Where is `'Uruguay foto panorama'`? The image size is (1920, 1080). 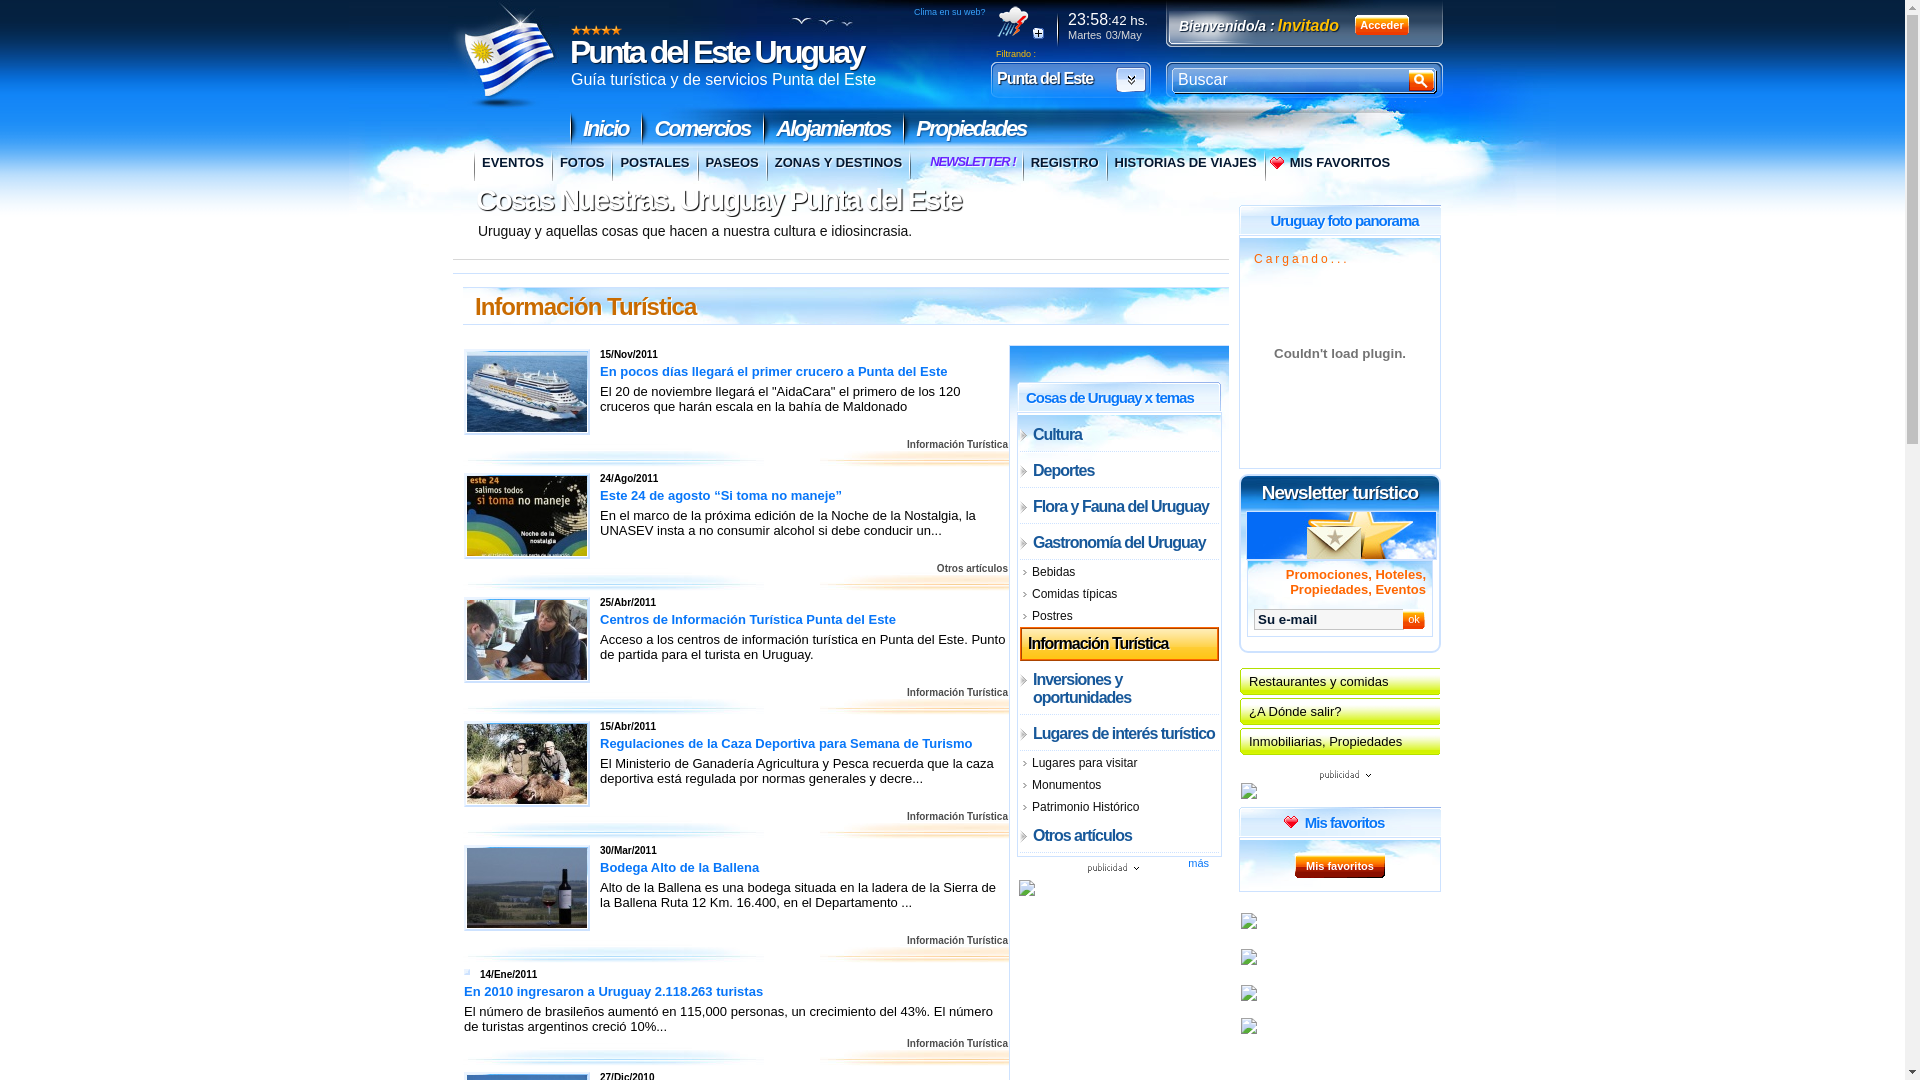 'Uruguay foto panorama' is located at coordinates (1344, 219).